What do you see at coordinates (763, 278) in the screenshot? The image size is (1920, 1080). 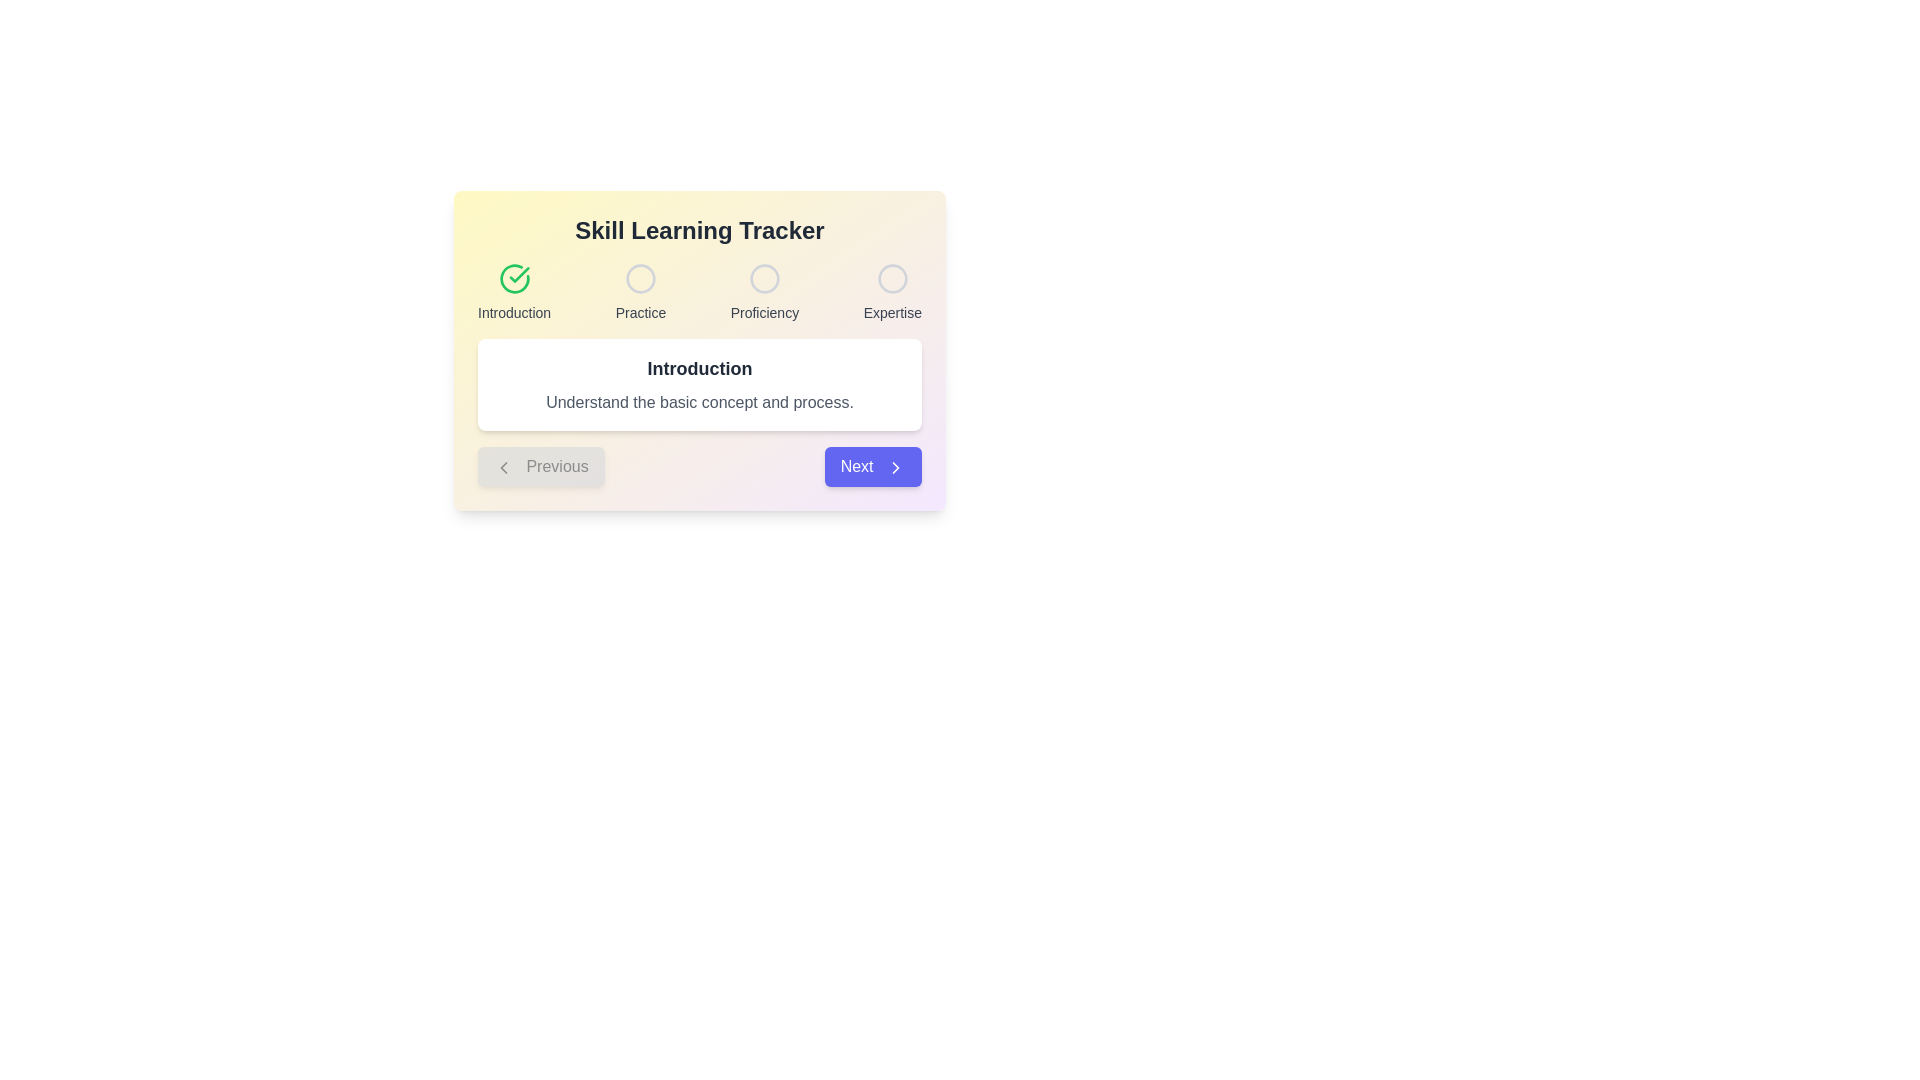 I see `the Proficiency stage progress indicator in the skill tracker interface, which is the third circular indicator in sequence under the titles 'Introduction', 'Practice', 'Proficiency', and 'Expertise'` at bounding box center [763, 278].